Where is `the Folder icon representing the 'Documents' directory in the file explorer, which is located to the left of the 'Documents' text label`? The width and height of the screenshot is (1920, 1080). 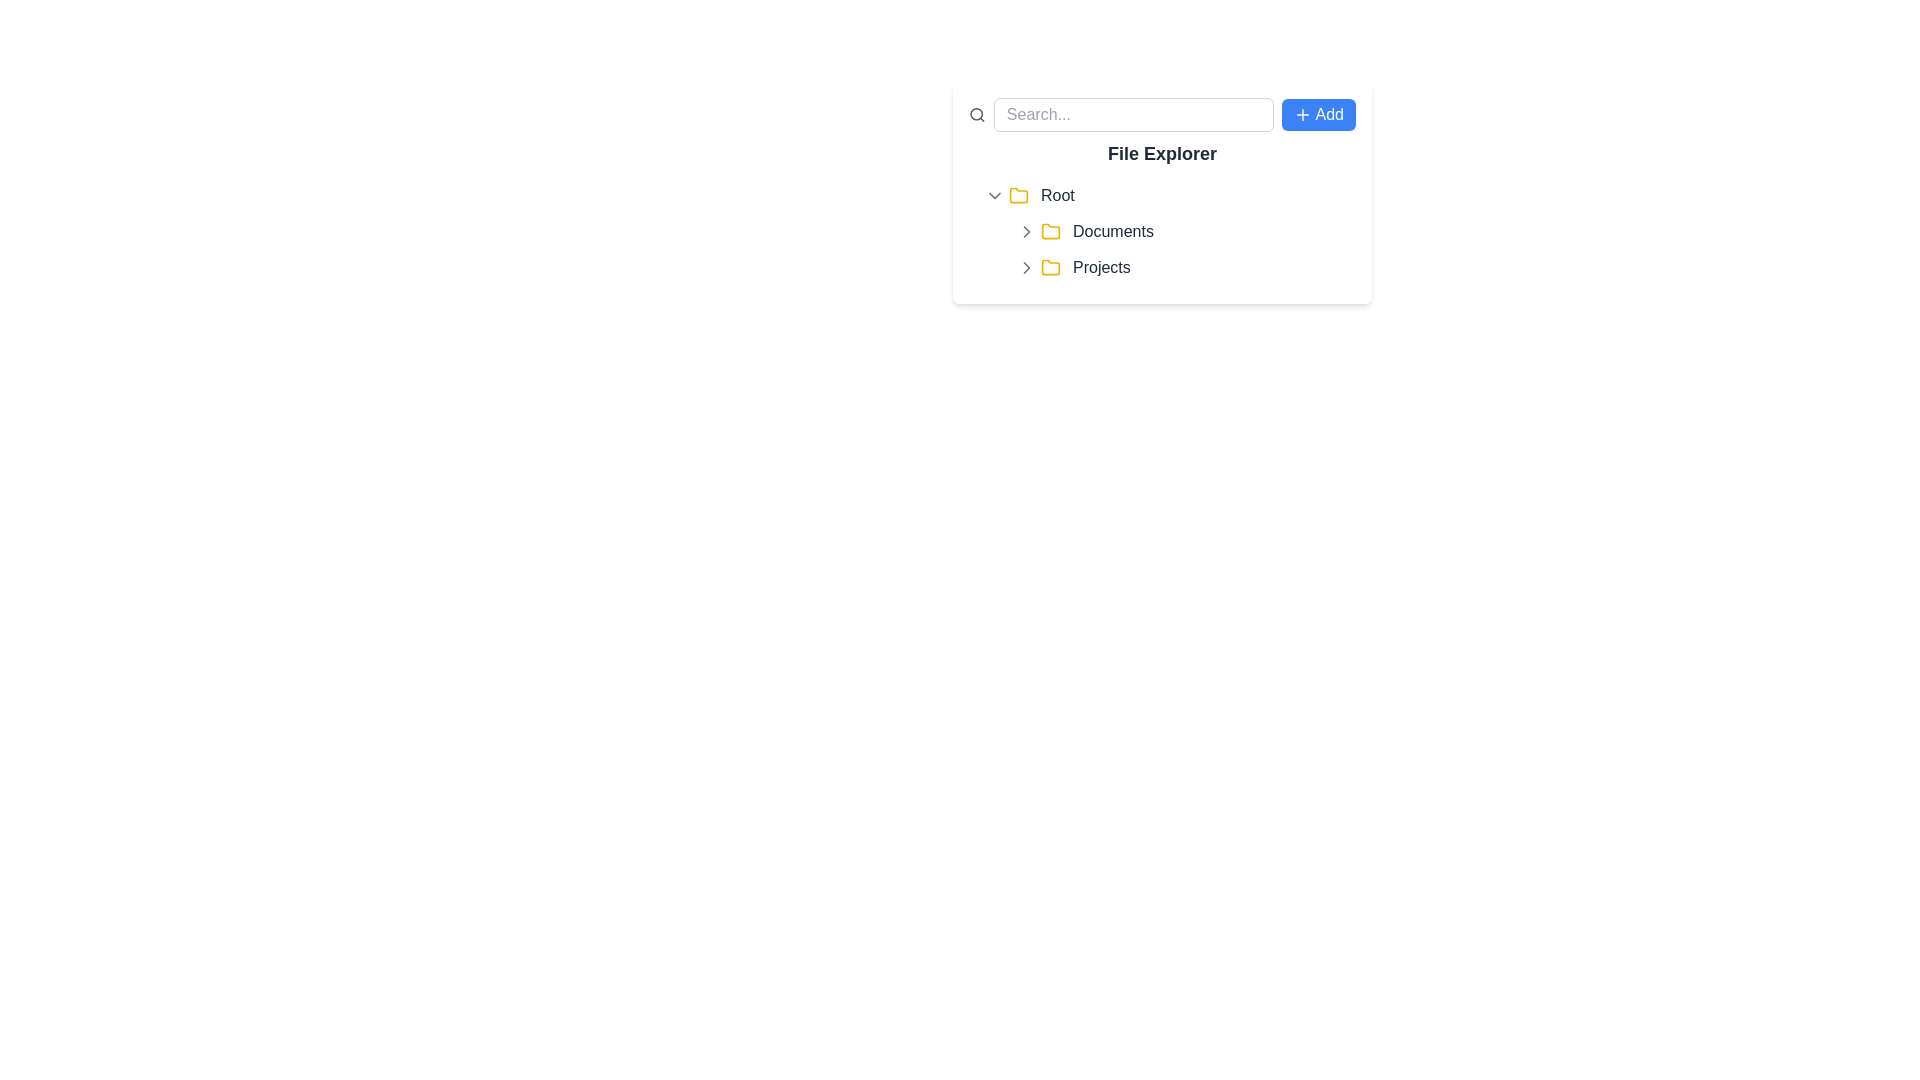 the Folder icon representing the 'Documents' directory in the file explorer, which is located to the left of the 'Documents' text label is located at coordinates (1050, 230).